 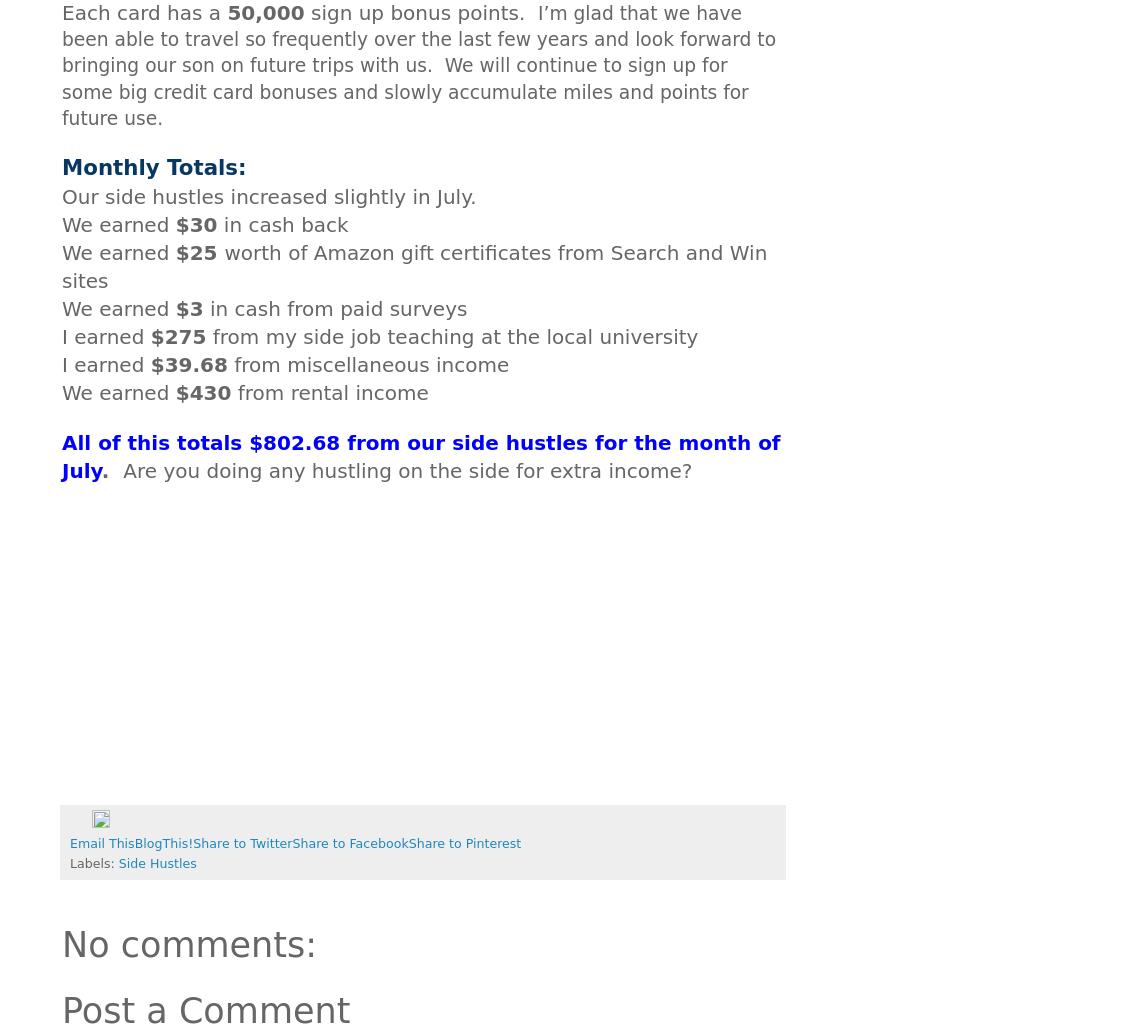 What do you see at coordinates (405, 91) in the screenshot?
I see `'We will continue to sign up for some big
credit card bonuses and slowly accumulate miles and points for future use.'` at bounding box center [405, 91].